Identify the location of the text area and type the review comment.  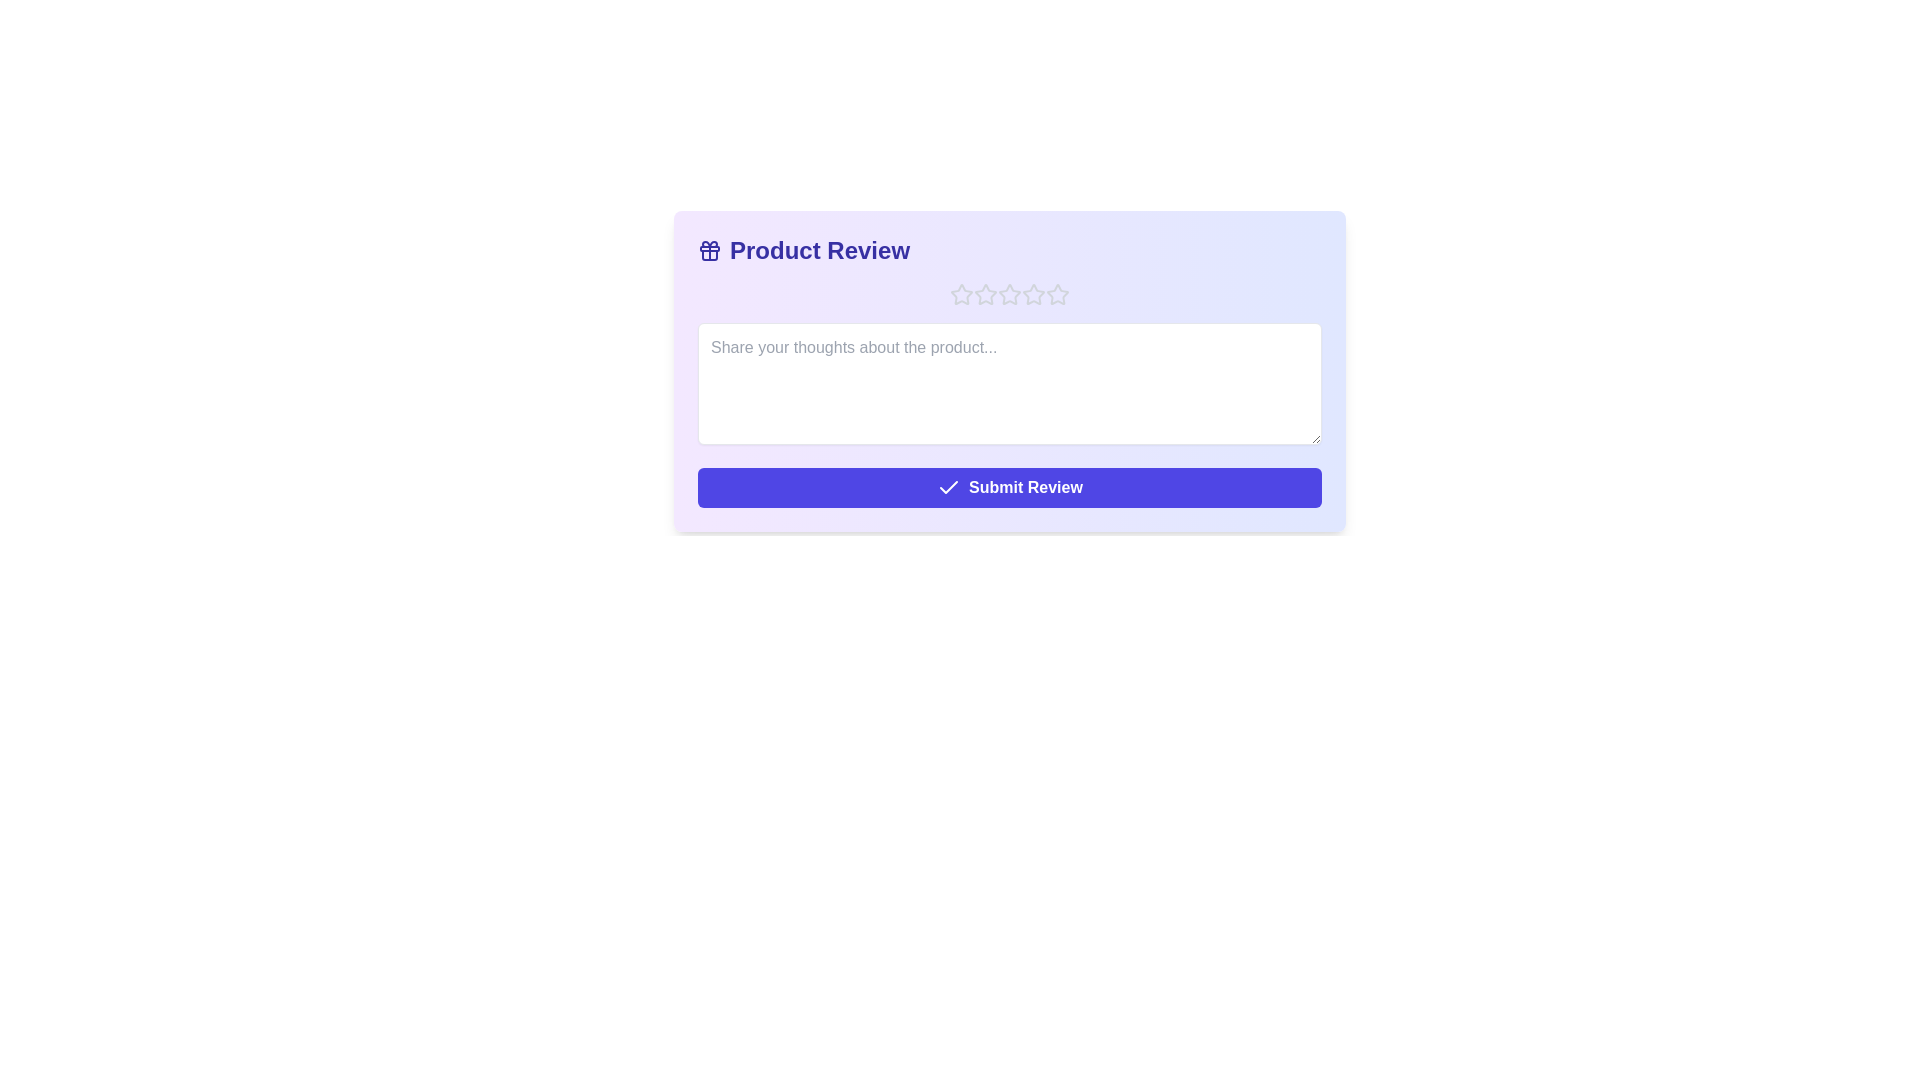
(1009, 384).